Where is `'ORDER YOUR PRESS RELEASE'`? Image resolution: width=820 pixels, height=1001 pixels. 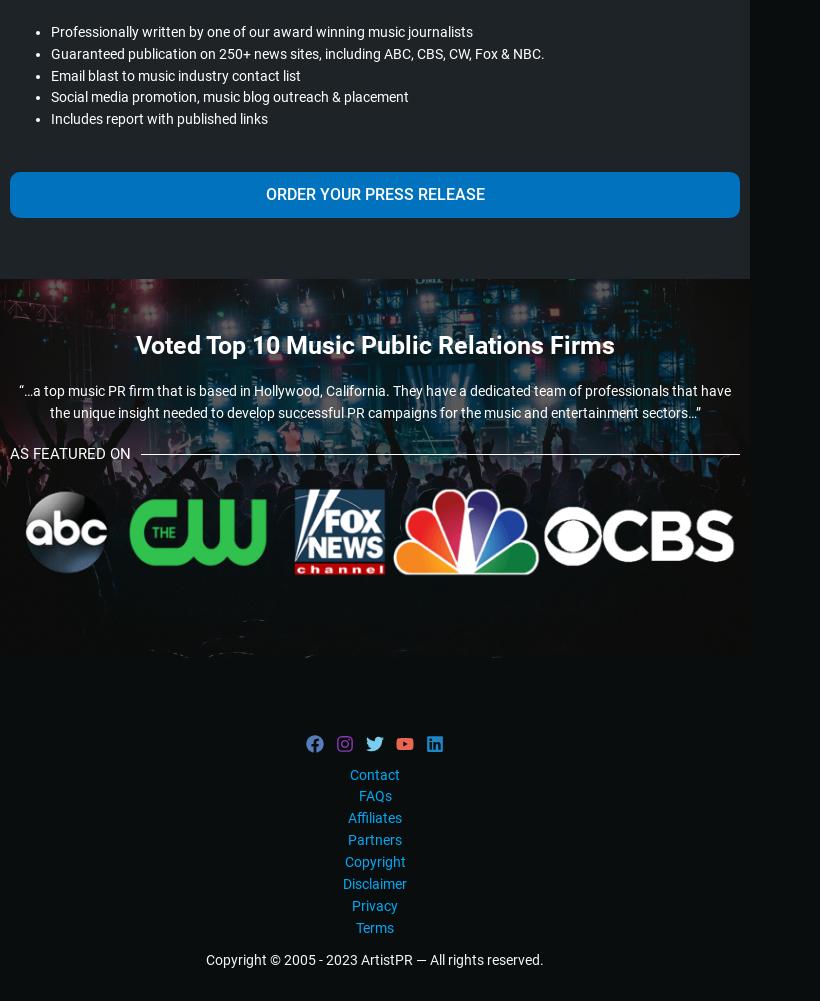 'ORDER YOUR PRESS RELEASE' is located at coordinates (374, 193).